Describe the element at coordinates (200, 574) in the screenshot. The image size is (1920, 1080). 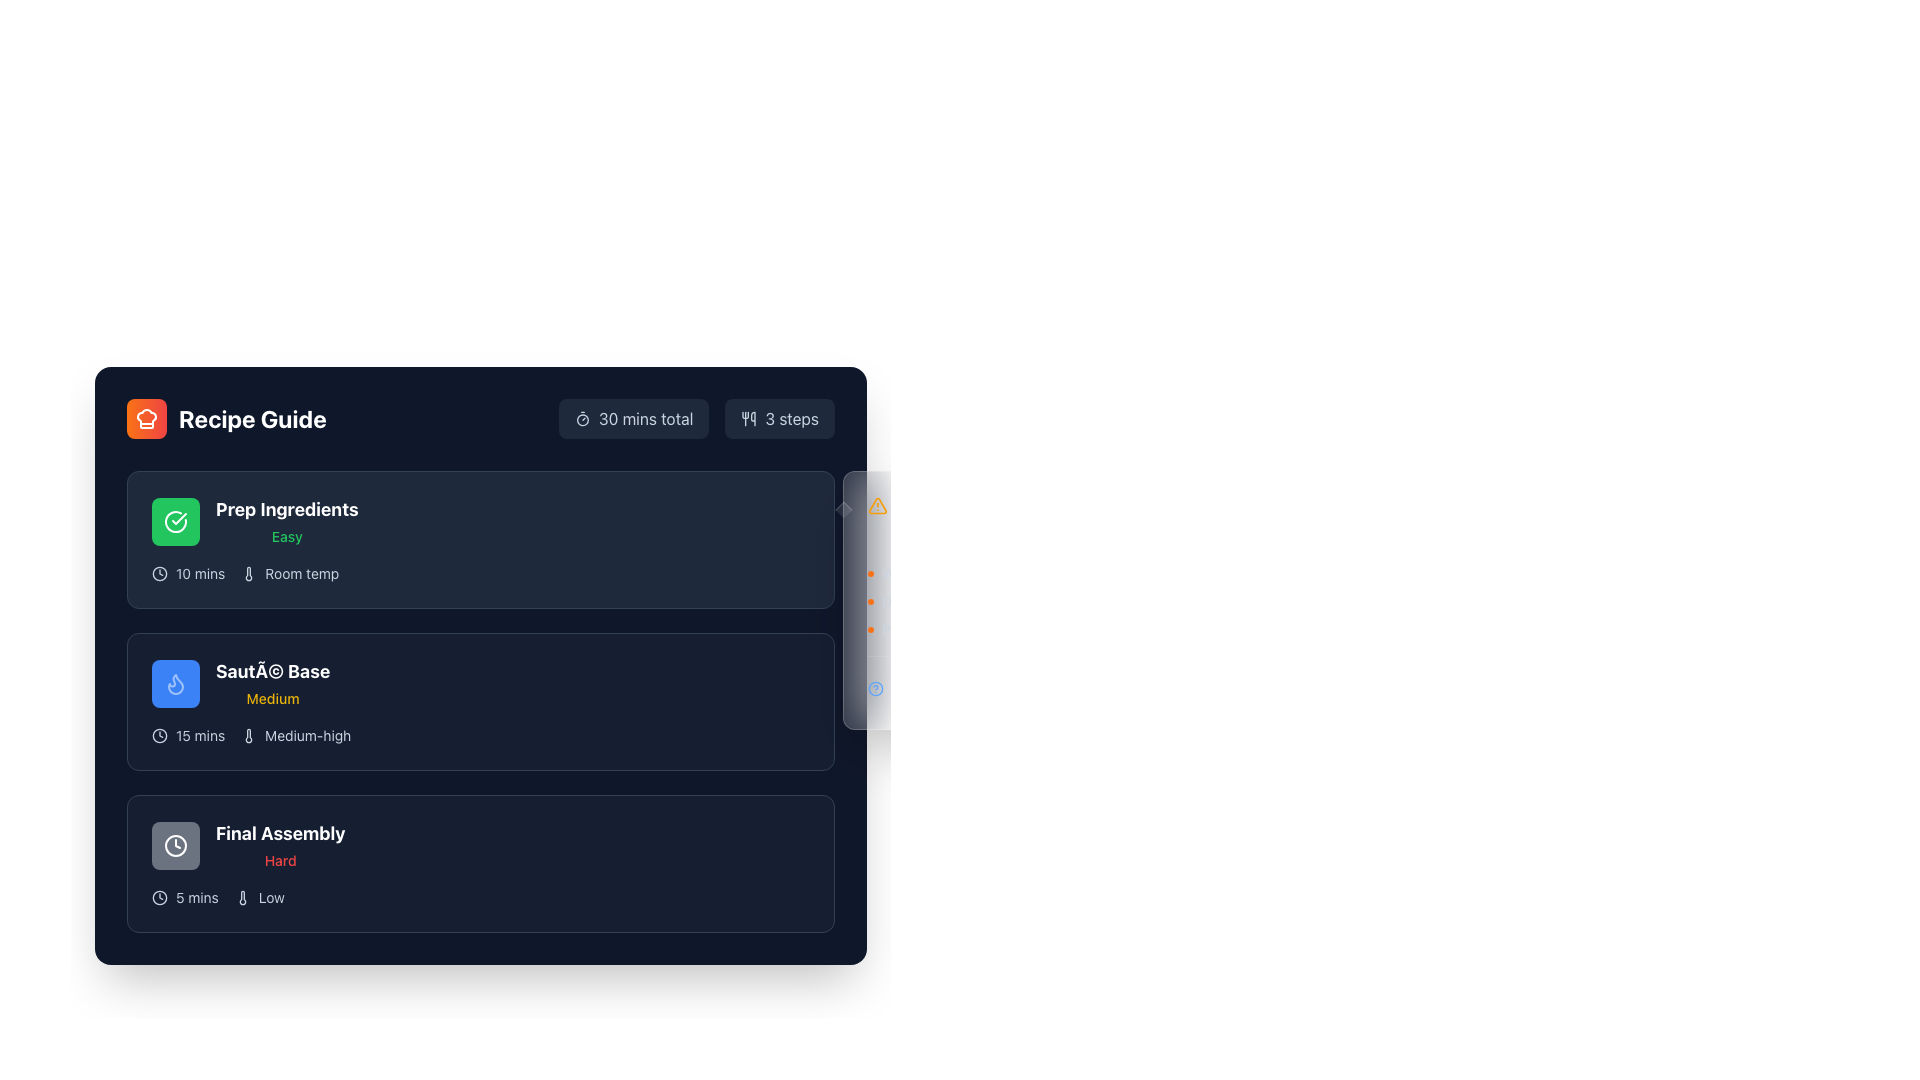
I see `the Label element displaying '10 mins' in white color, located in the 'Prep Ingredients' section, to the right of the clock icon` at that location.